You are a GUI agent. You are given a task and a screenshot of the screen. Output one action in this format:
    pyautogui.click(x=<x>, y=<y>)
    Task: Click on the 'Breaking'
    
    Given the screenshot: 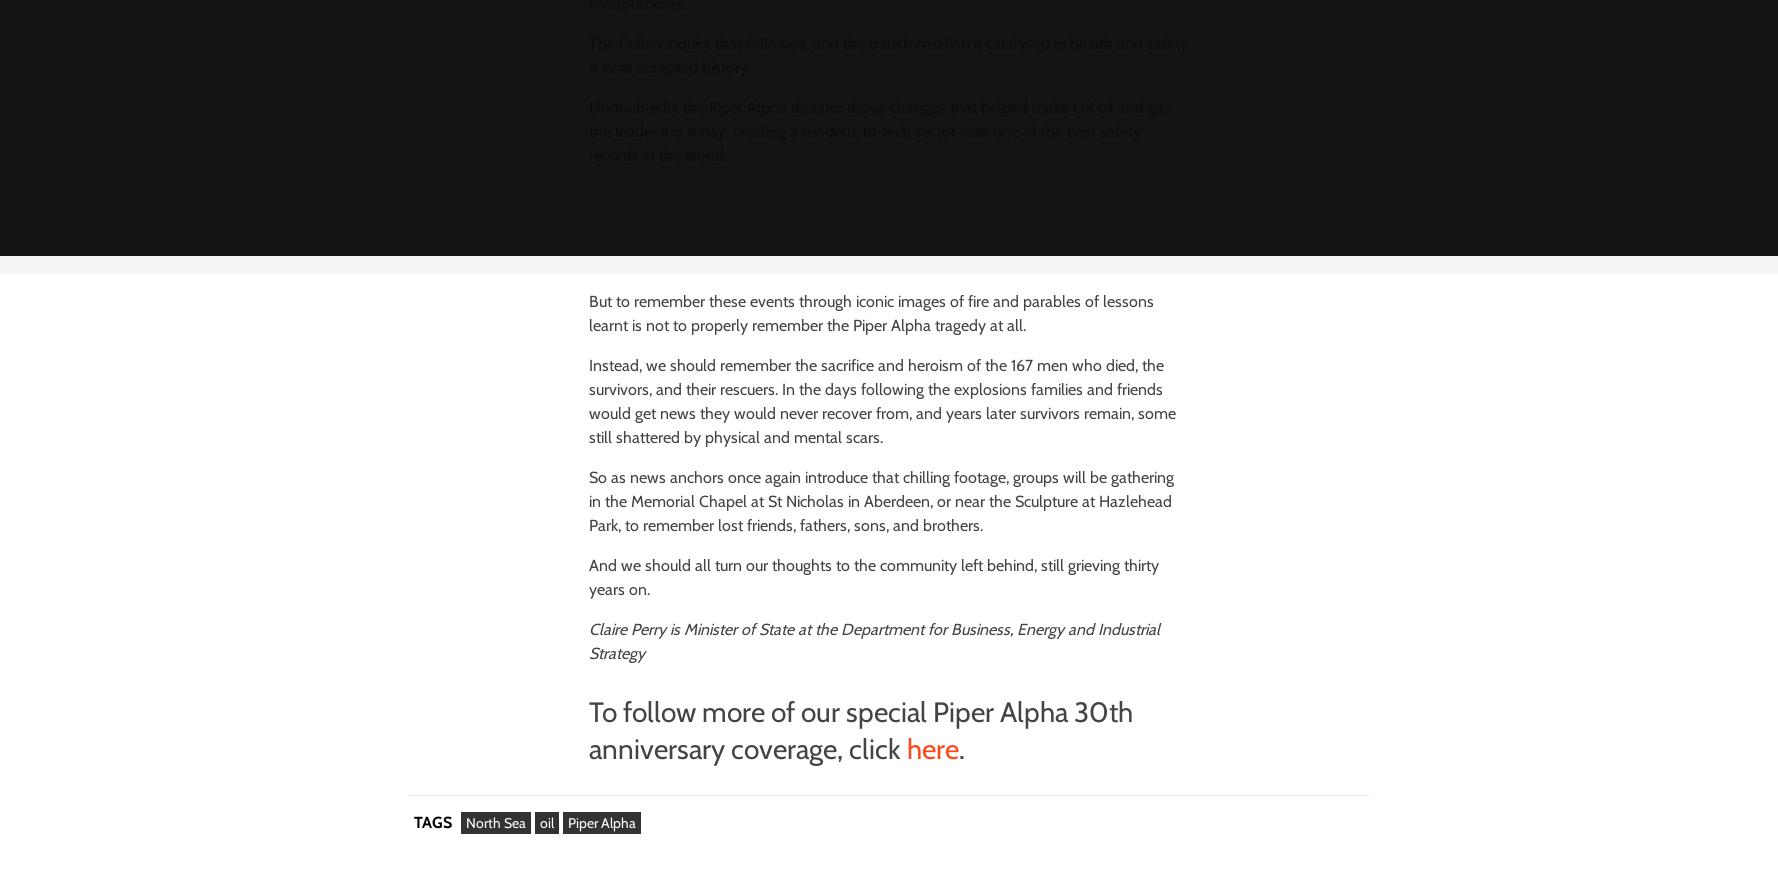 What is the action you would take?
    pyautogui.click(x=413, y=412)
    